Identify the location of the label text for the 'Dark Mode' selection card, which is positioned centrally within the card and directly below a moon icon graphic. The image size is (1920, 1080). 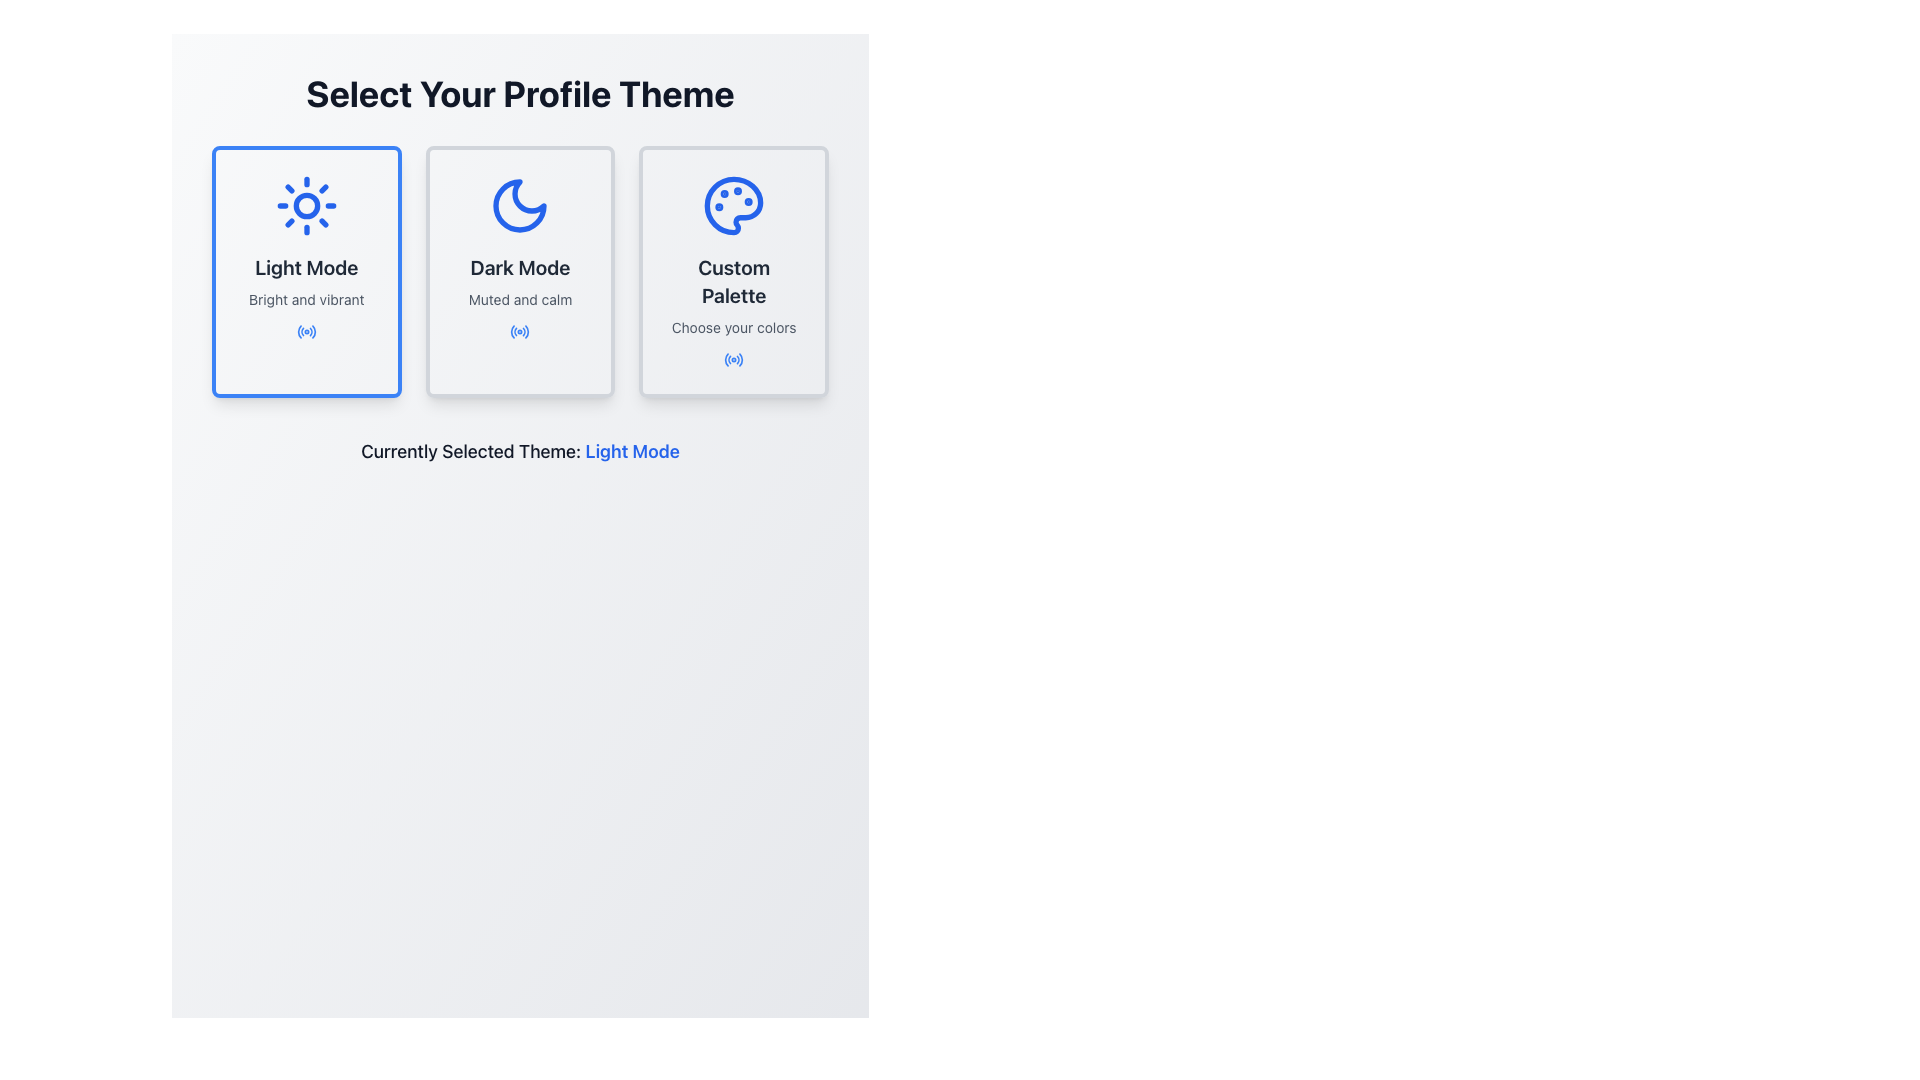
(520, 266).